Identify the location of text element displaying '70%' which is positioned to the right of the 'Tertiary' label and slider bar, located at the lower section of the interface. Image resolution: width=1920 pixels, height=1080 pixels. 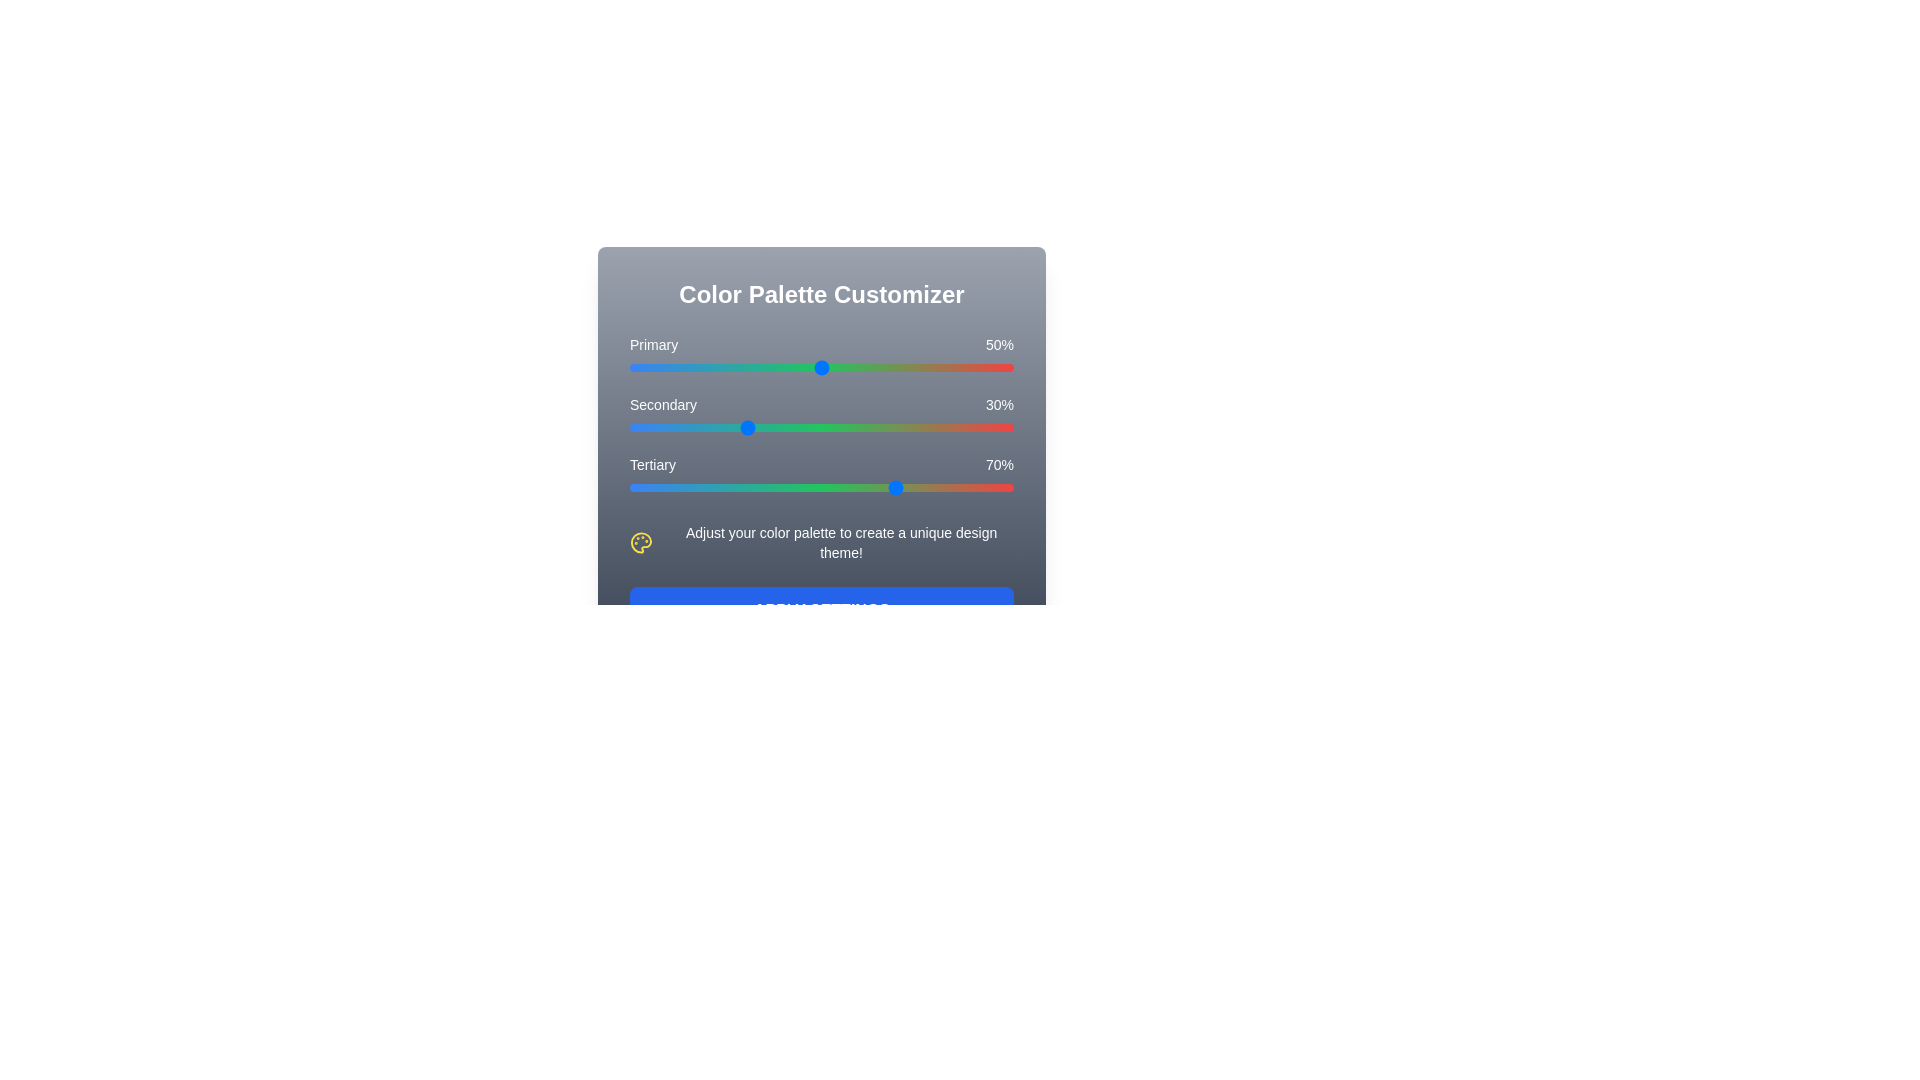
(999, 465).